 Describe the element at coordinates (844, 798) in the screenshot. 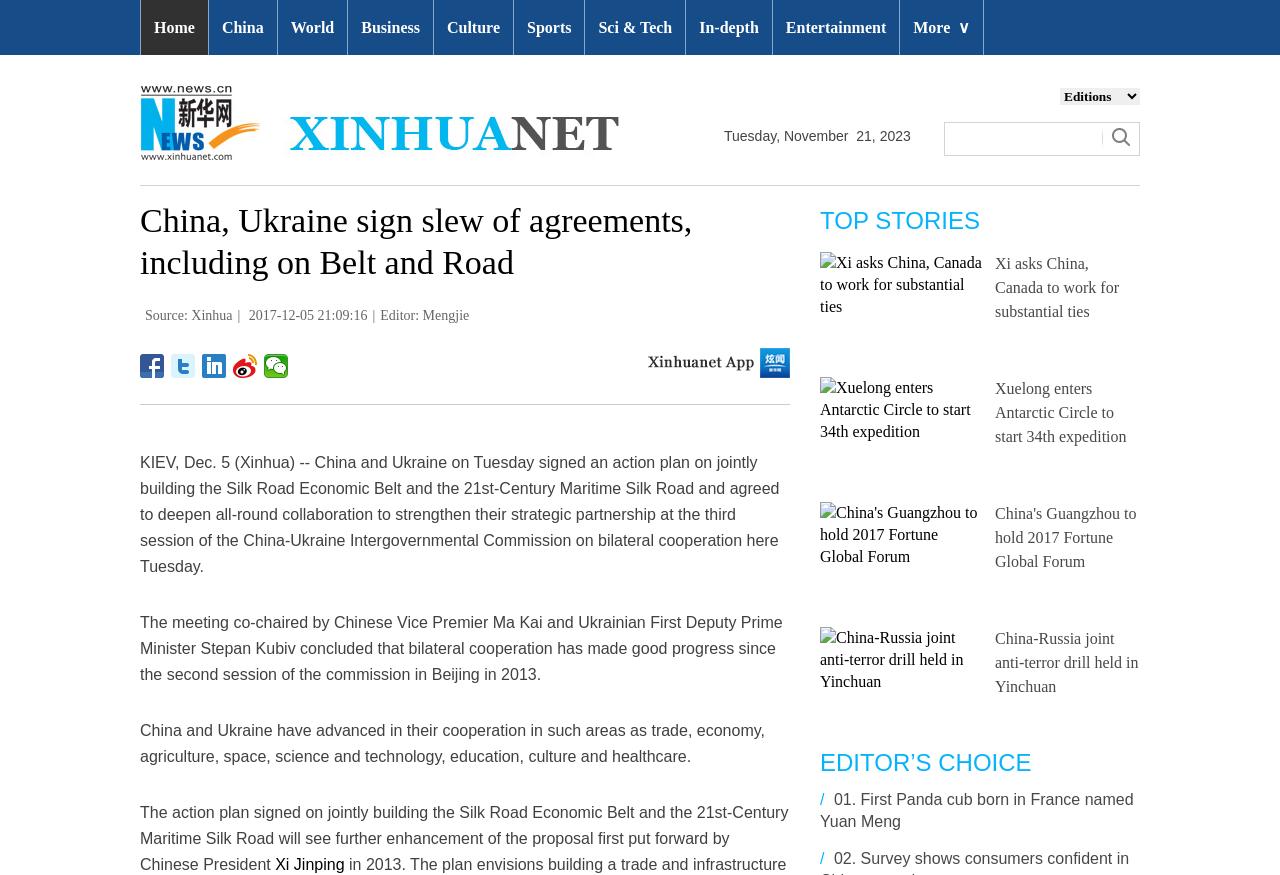

I see `'01.'` at that location.